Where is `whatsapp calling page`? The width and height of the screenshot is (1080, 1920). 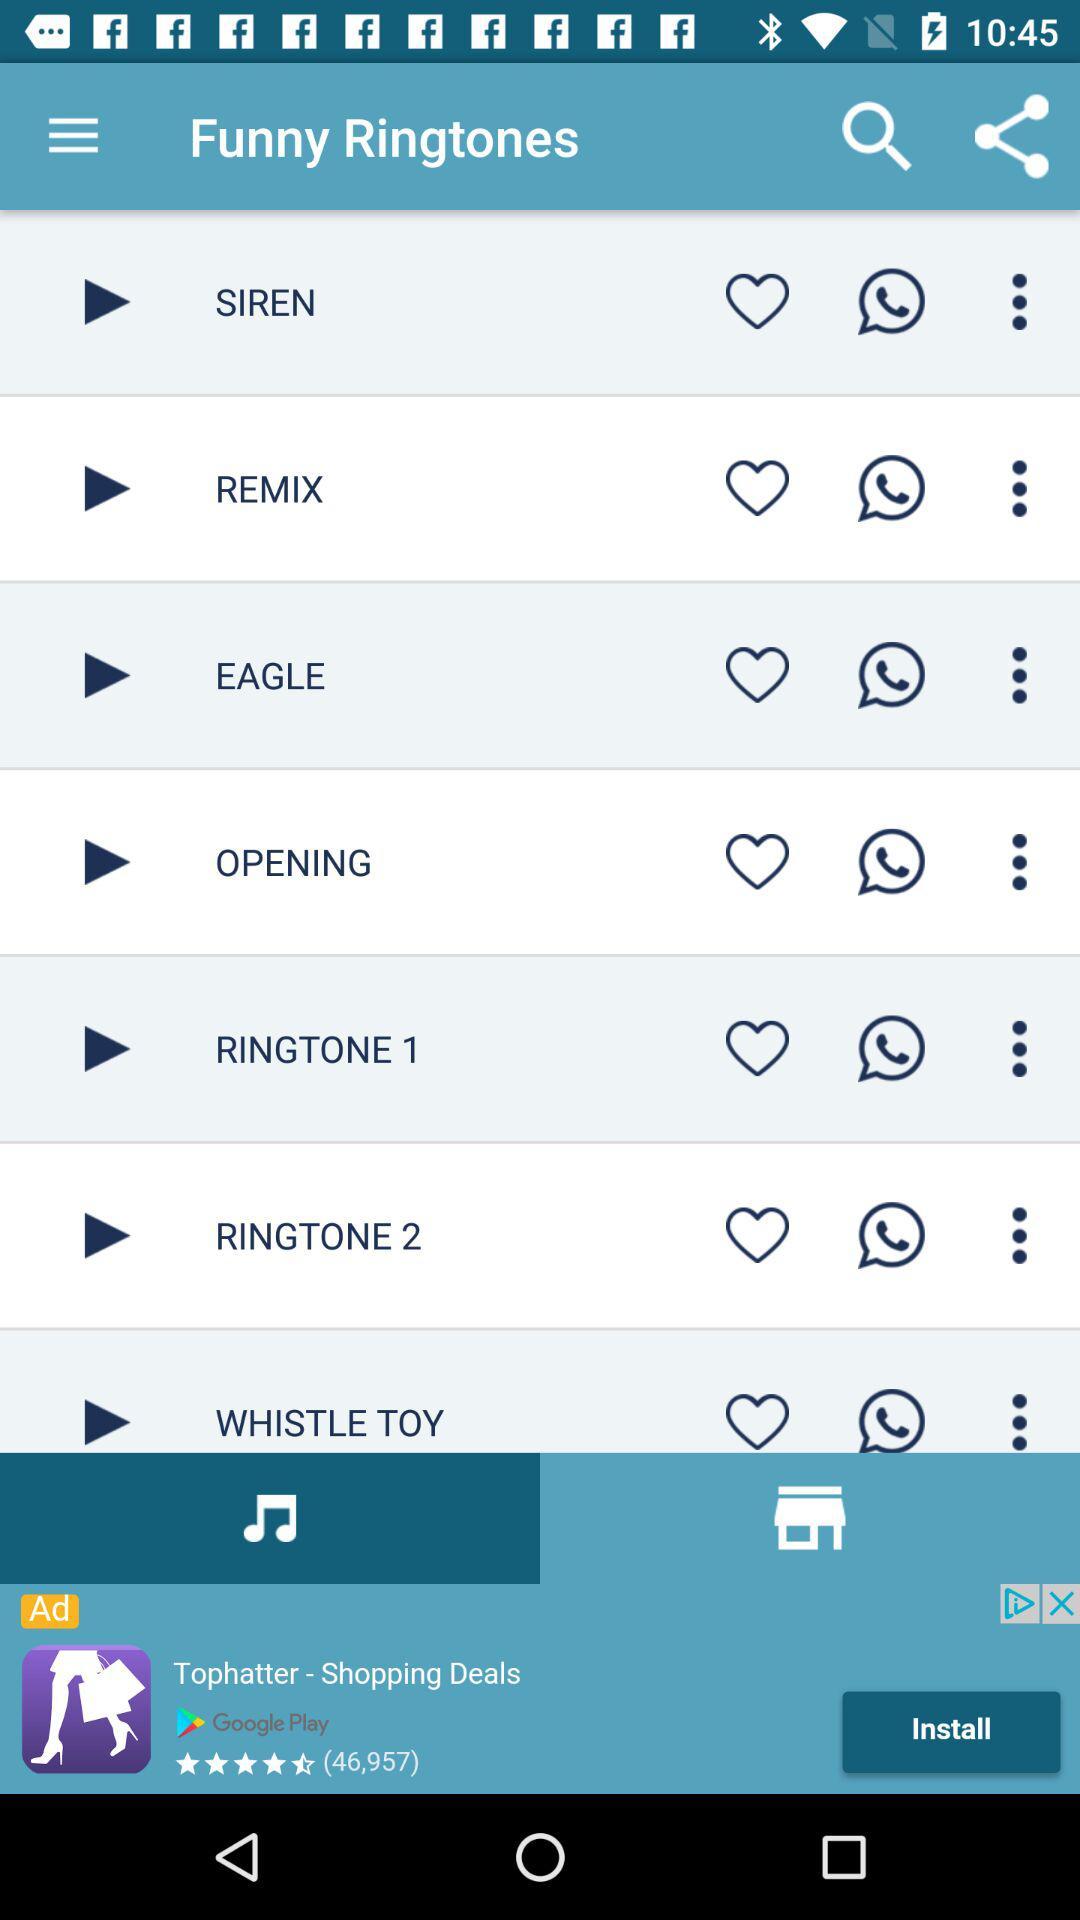 whatsapp calling page is located at coordinates (1019, 300).